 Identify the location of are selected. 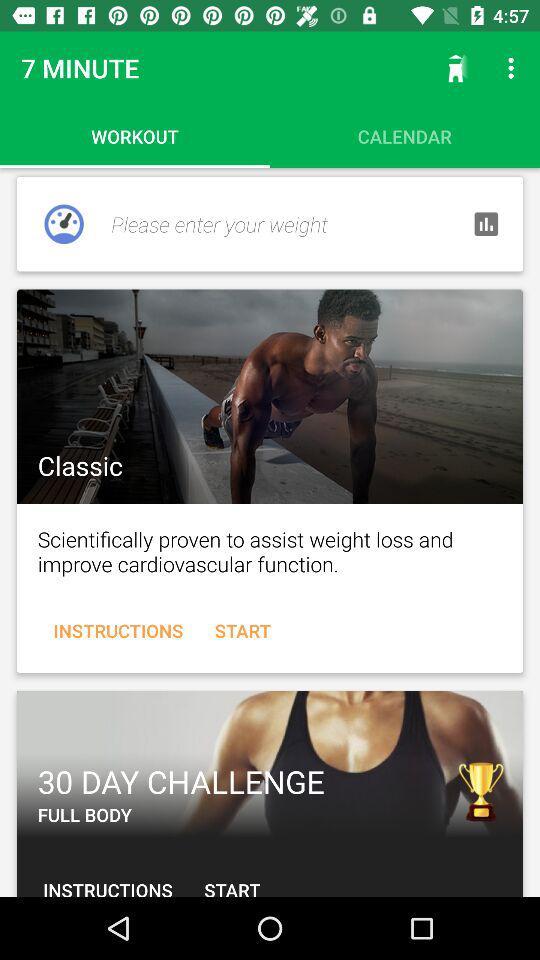
(270, 395).